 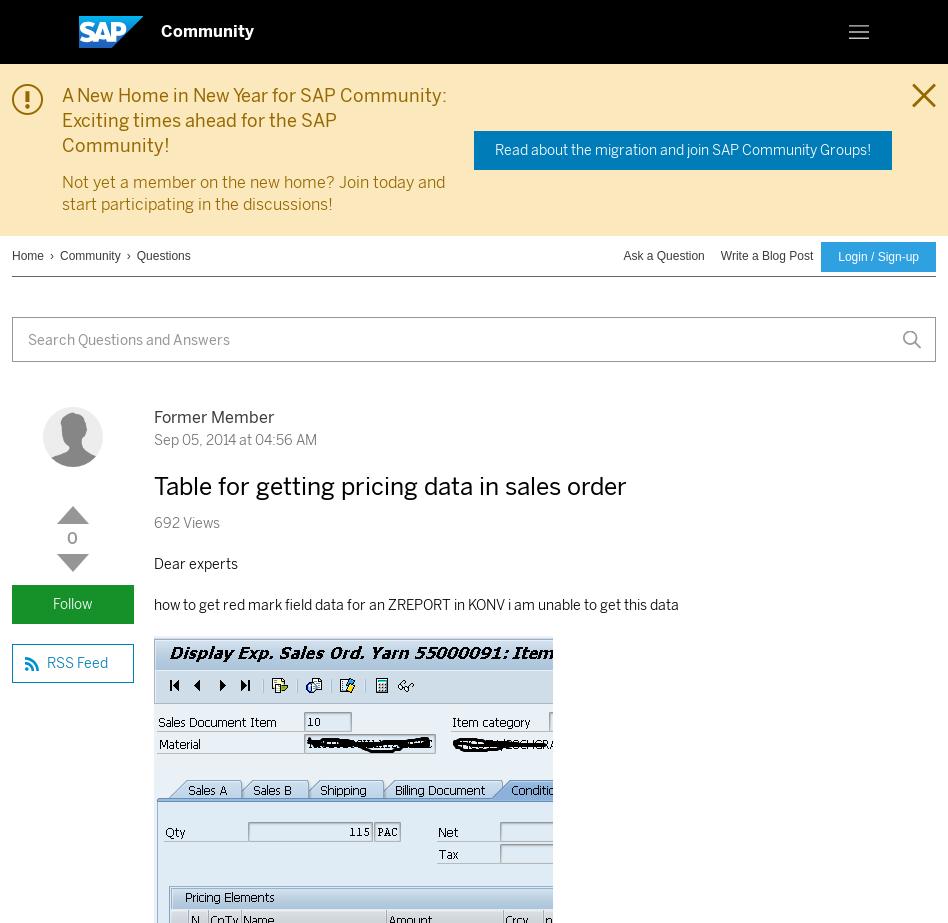 What do you see at coordinates (388, 484) in the screenshot?
I see `'Table for getting pricing data in sales order'` at bounding box center [388, 484].